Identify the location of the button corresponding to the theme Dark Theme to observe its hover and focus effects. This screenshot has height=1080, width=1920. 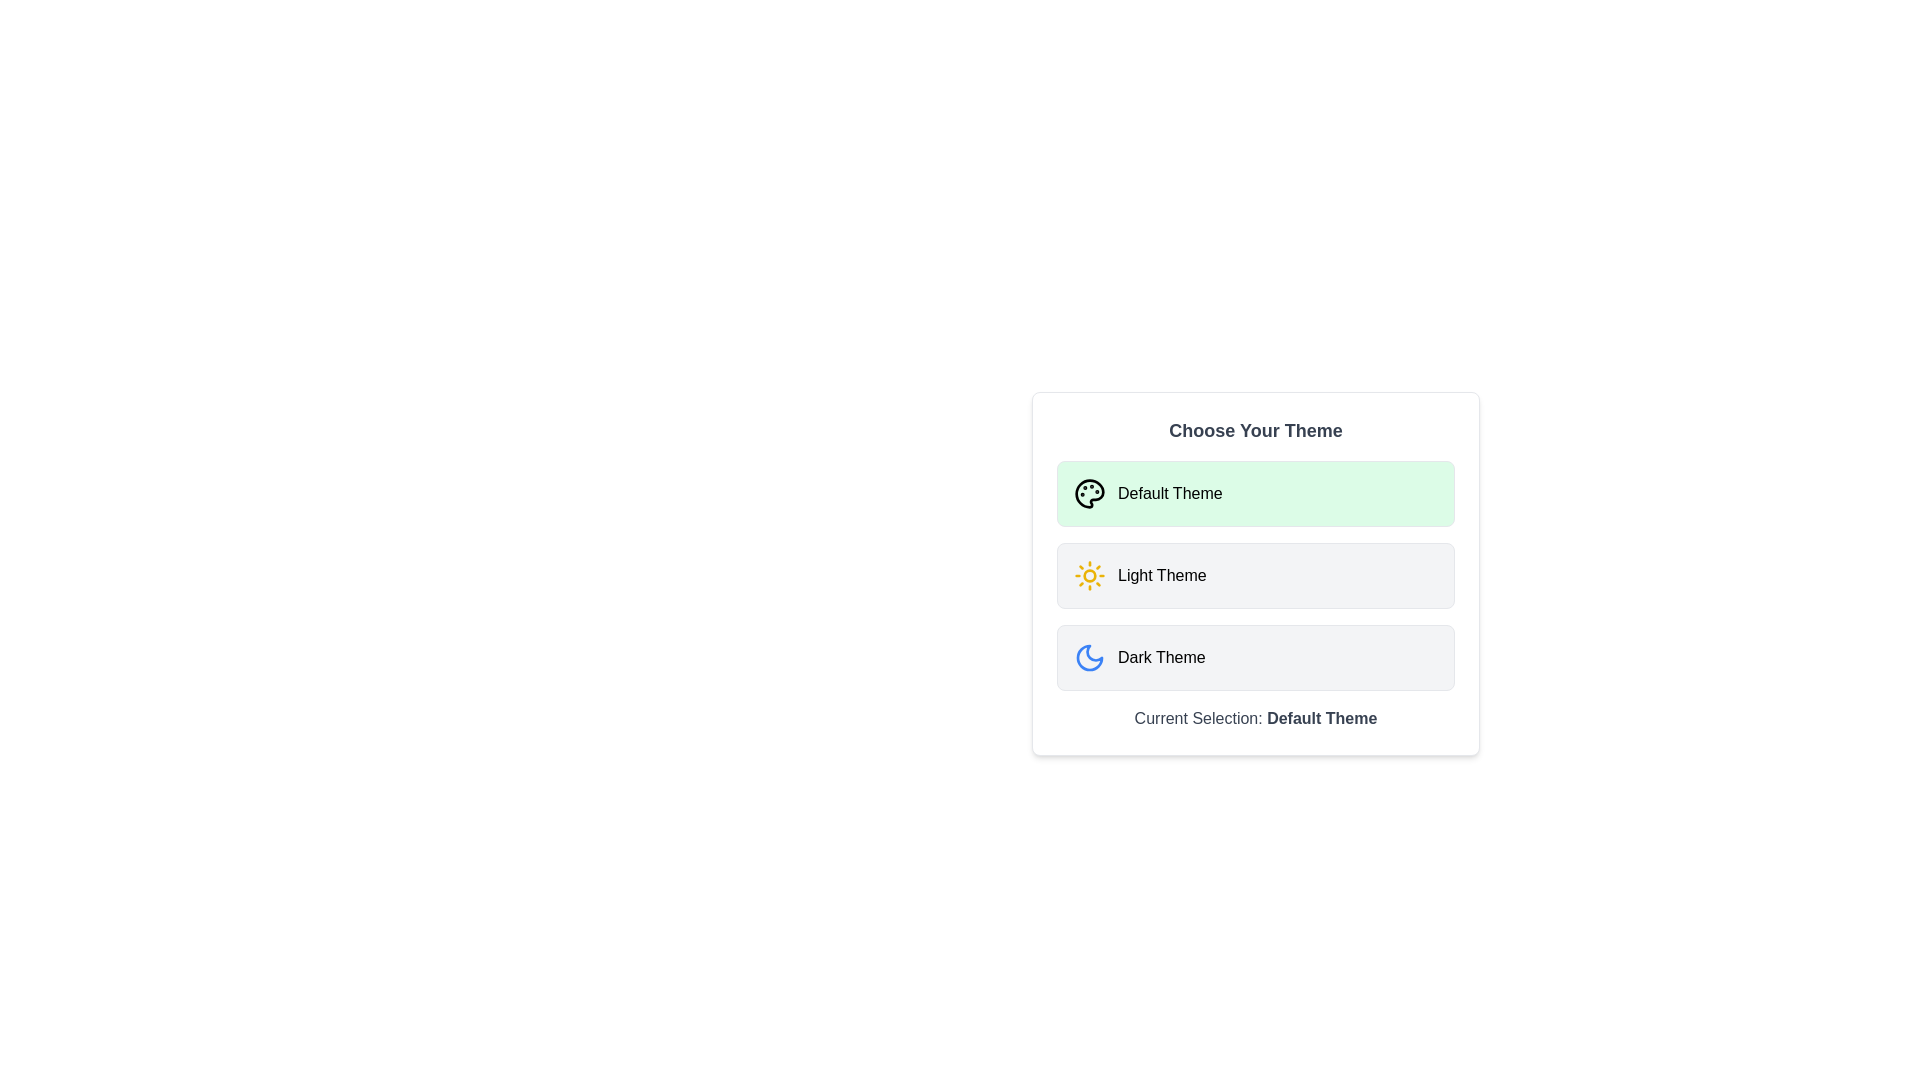
(1255, 658).